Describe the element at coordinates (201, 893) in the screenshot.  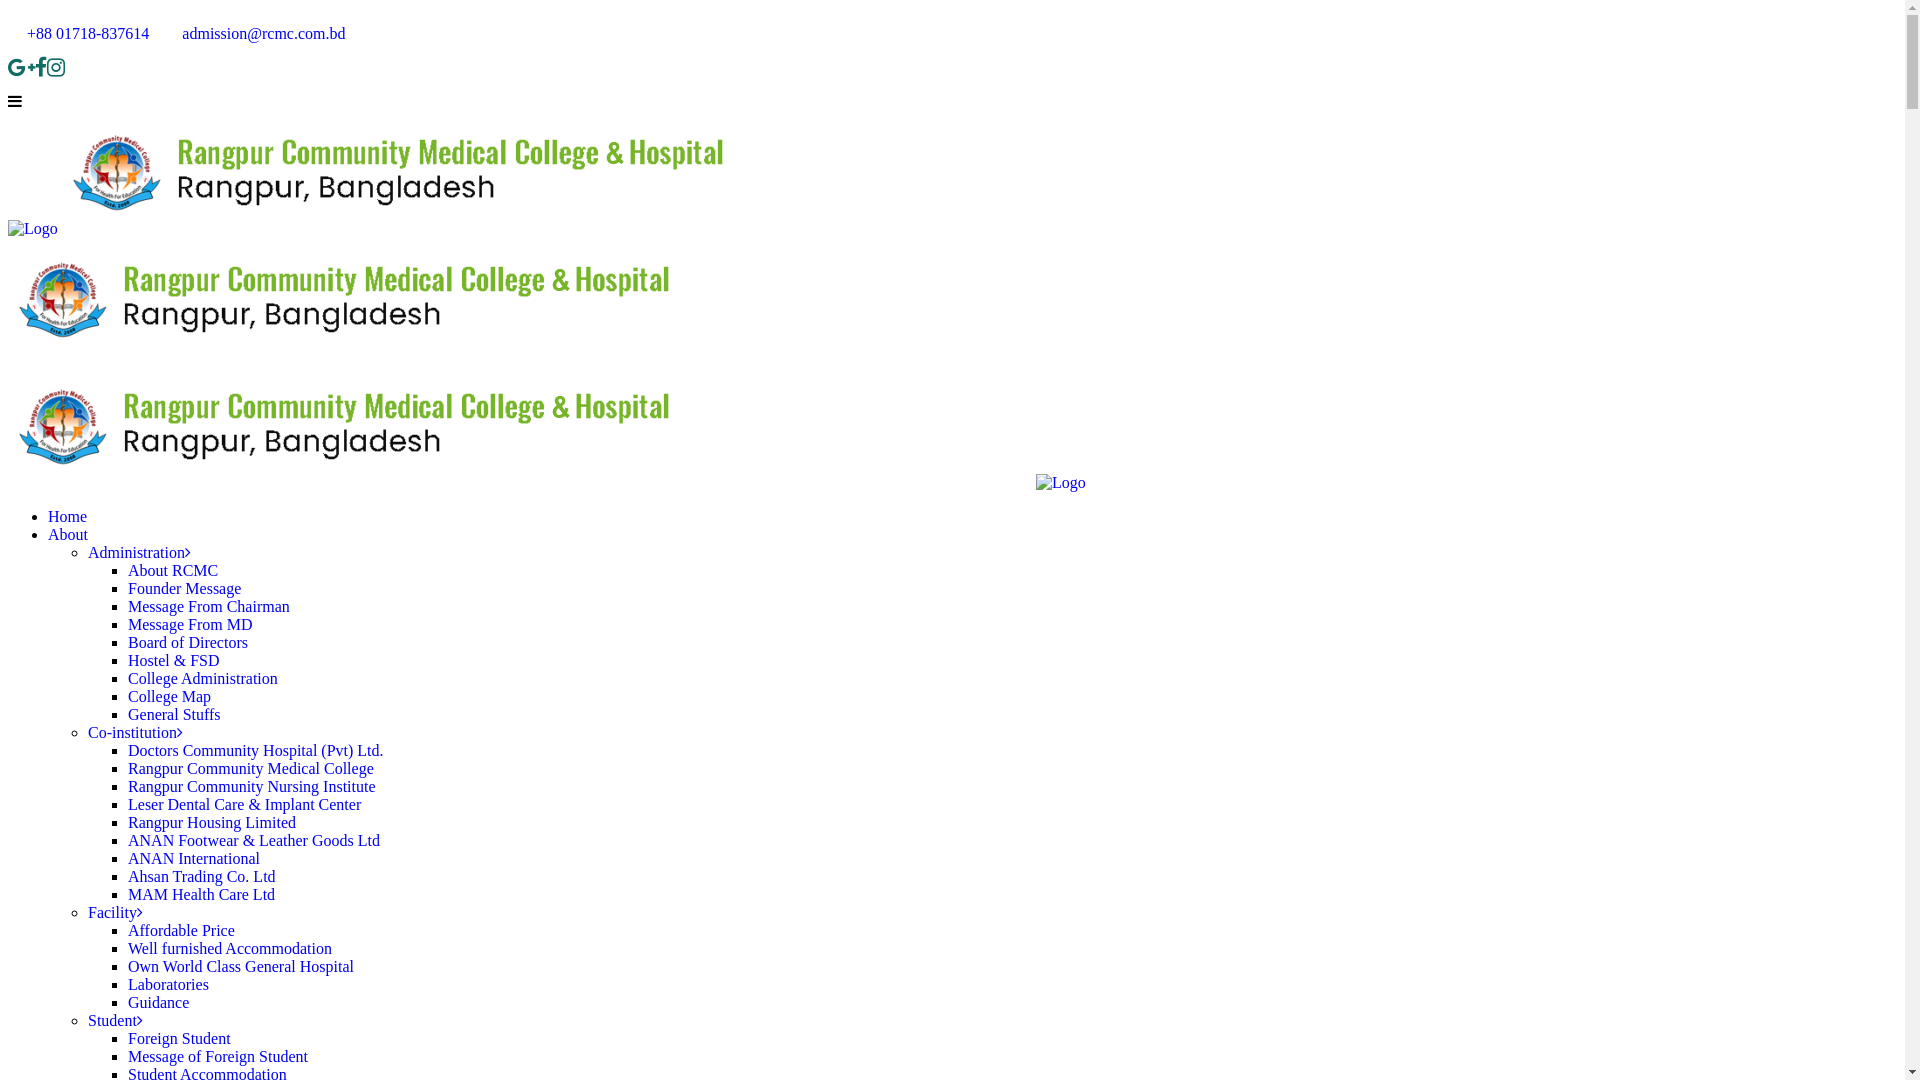
I see `'MAM Health Care Ltd'` at that location.